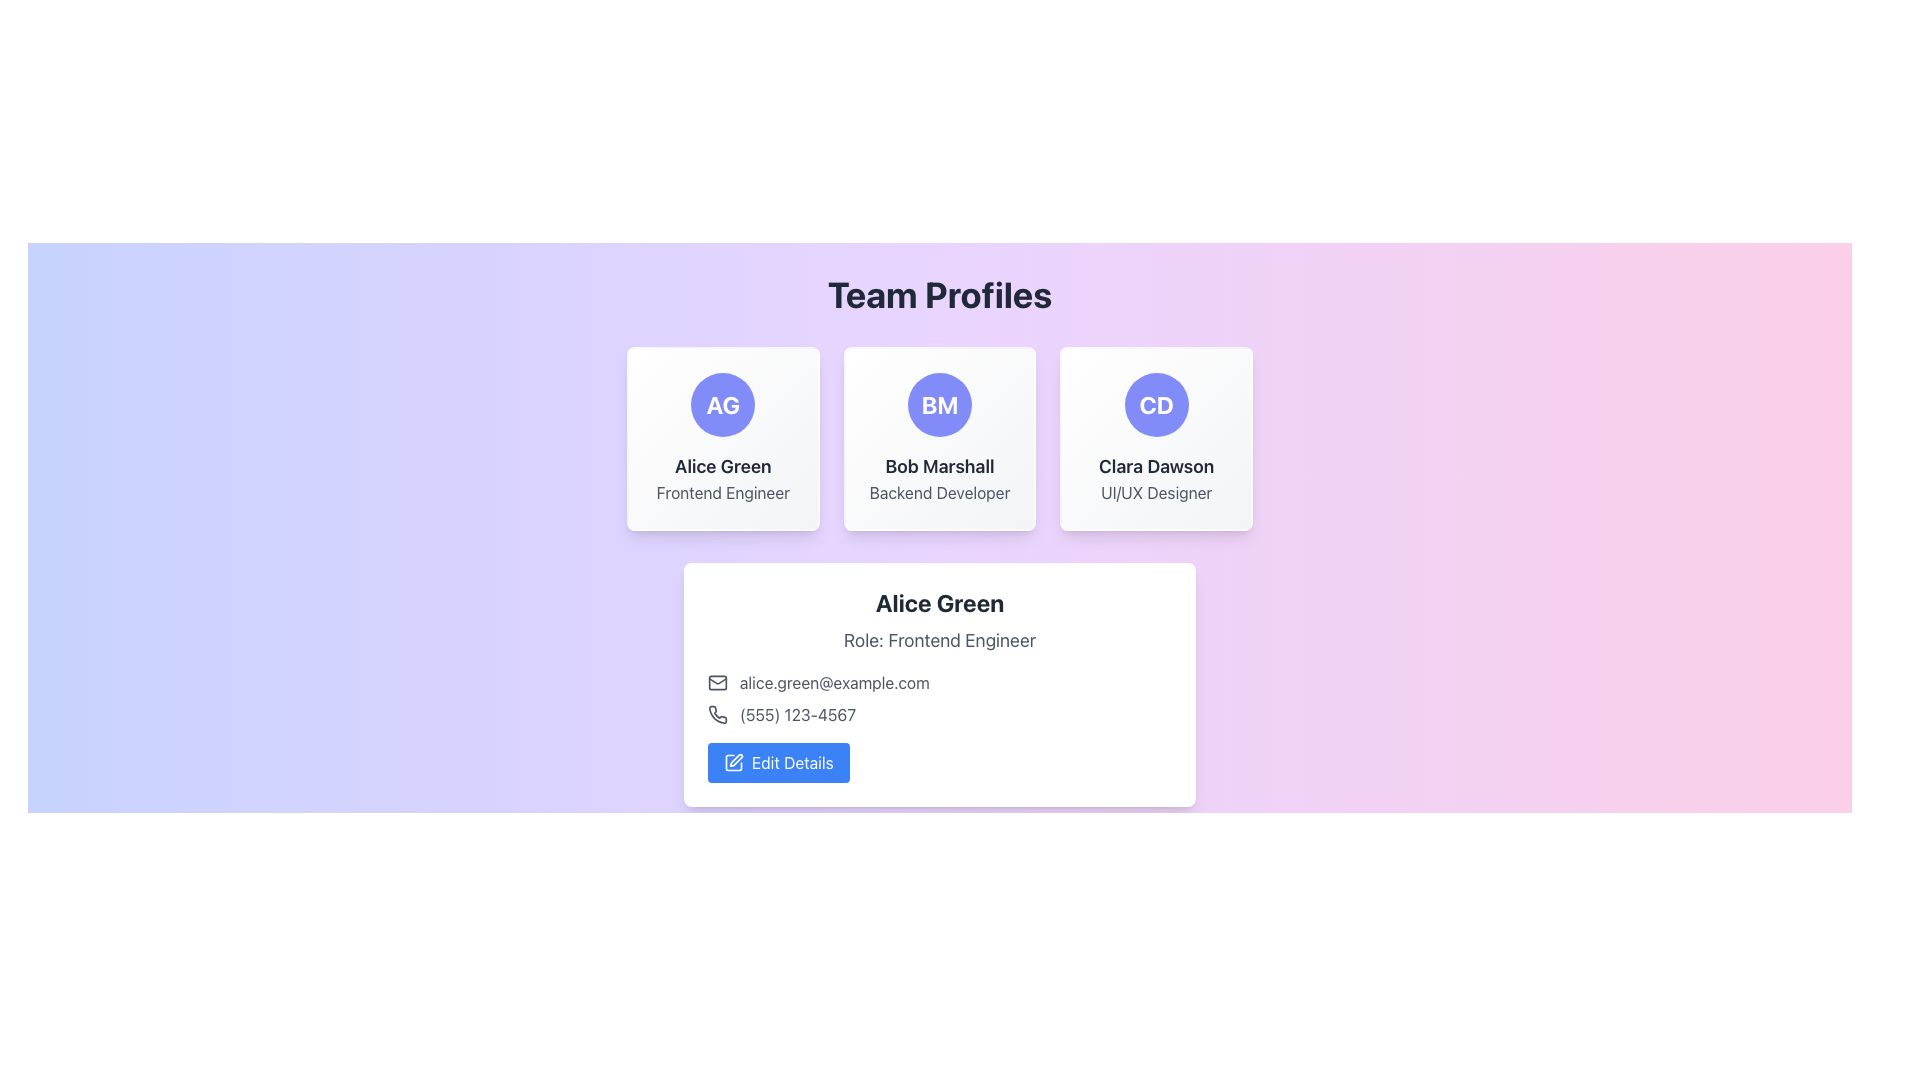 The image size is (1920, 1080). I want to click on rectangular envelope background of the mail icon within the detailed card for 'Alice Green' for debugging purposes, so click(718, 681).